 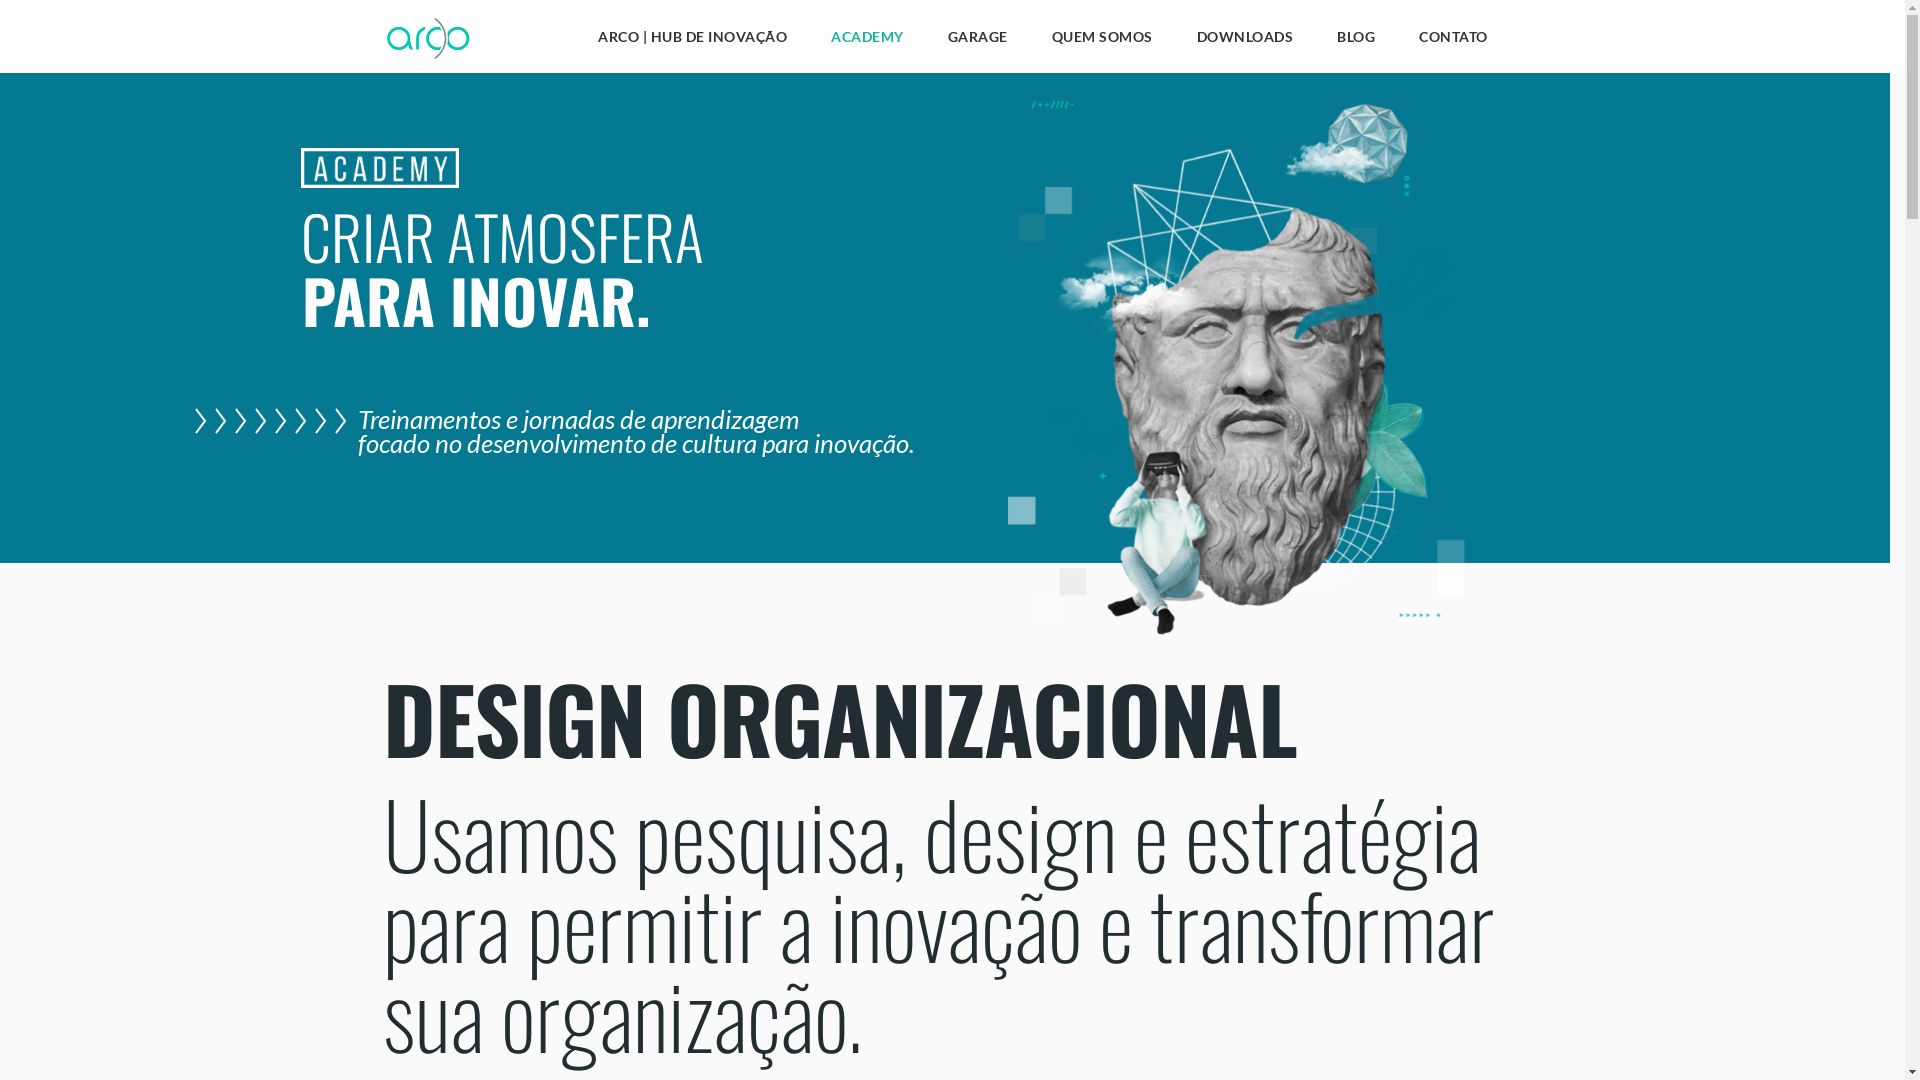 I want to click on 'BLOG', so click(x=1356, y=41).